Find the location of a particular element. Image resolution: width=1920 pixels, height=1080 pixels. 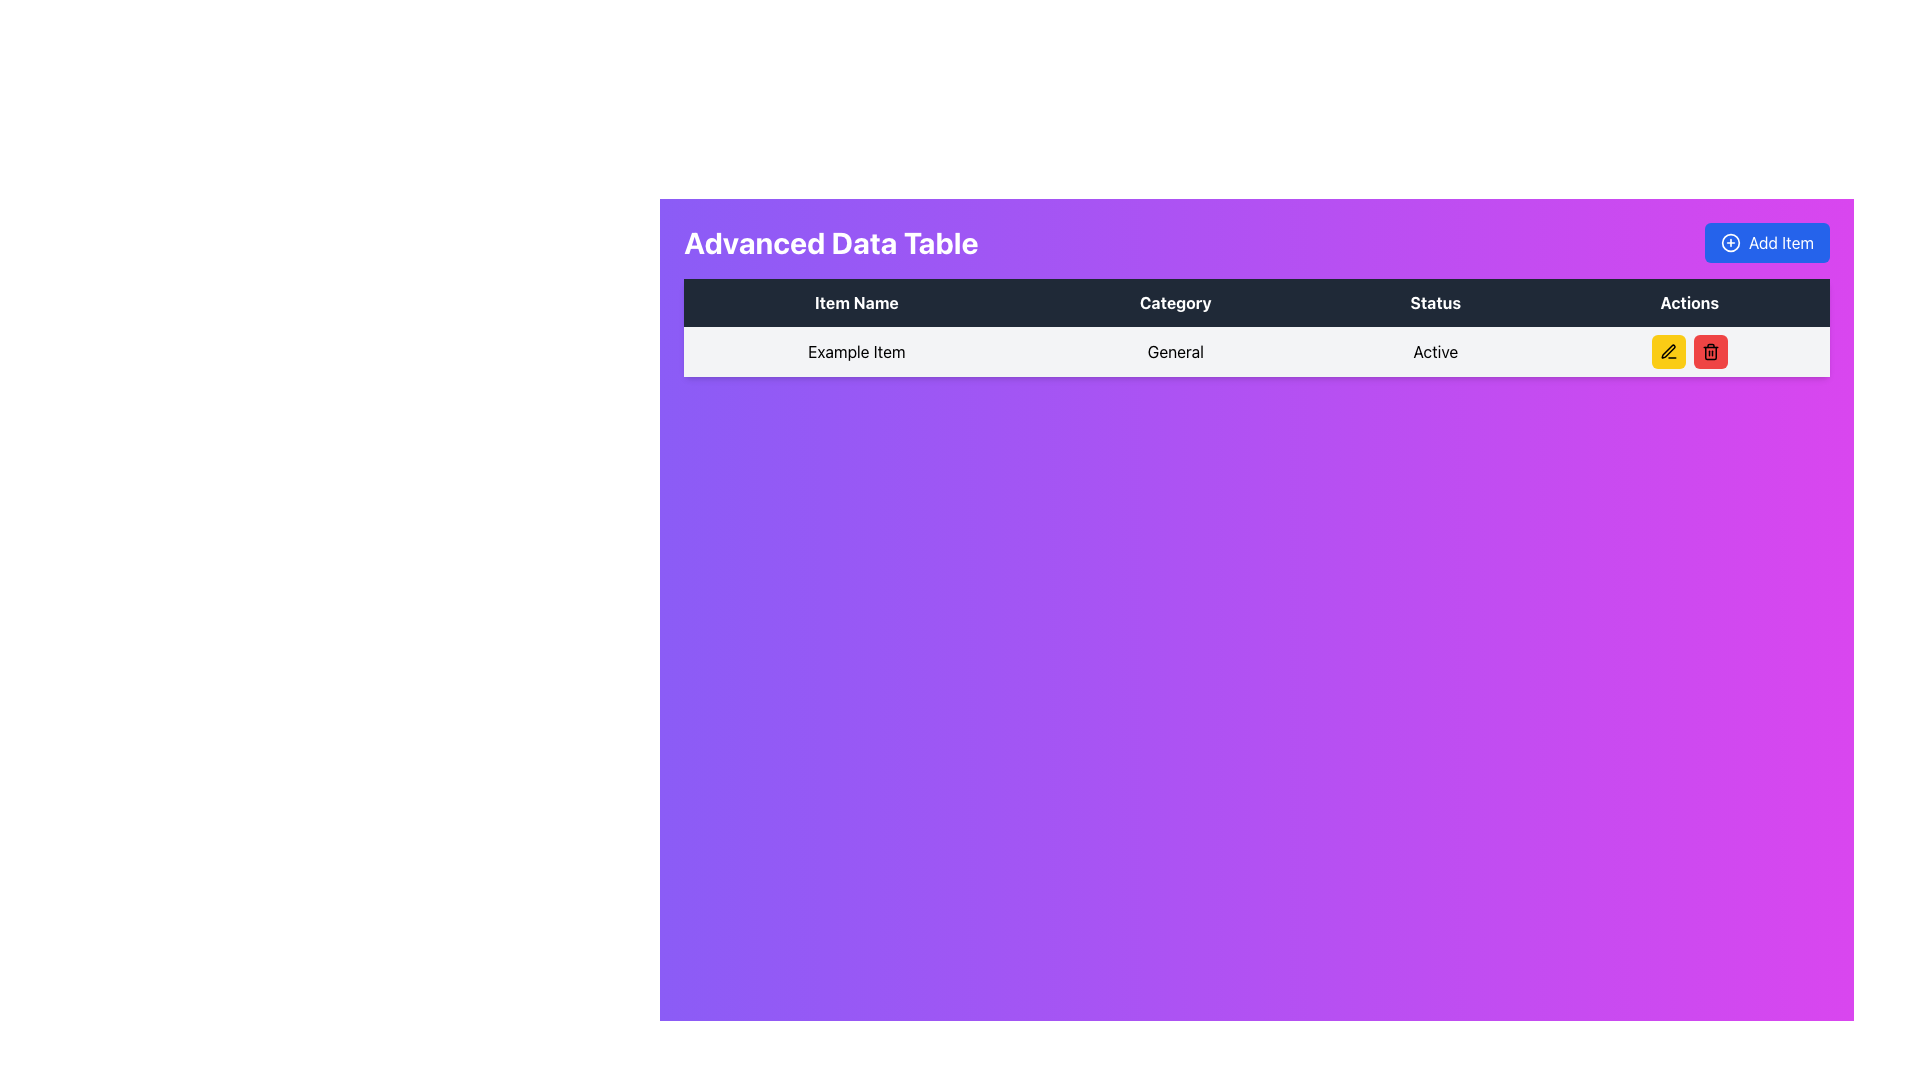

the pen icon button with a yellow background located in the Actions column for the Example Item is located at coordinates (1668, 350).